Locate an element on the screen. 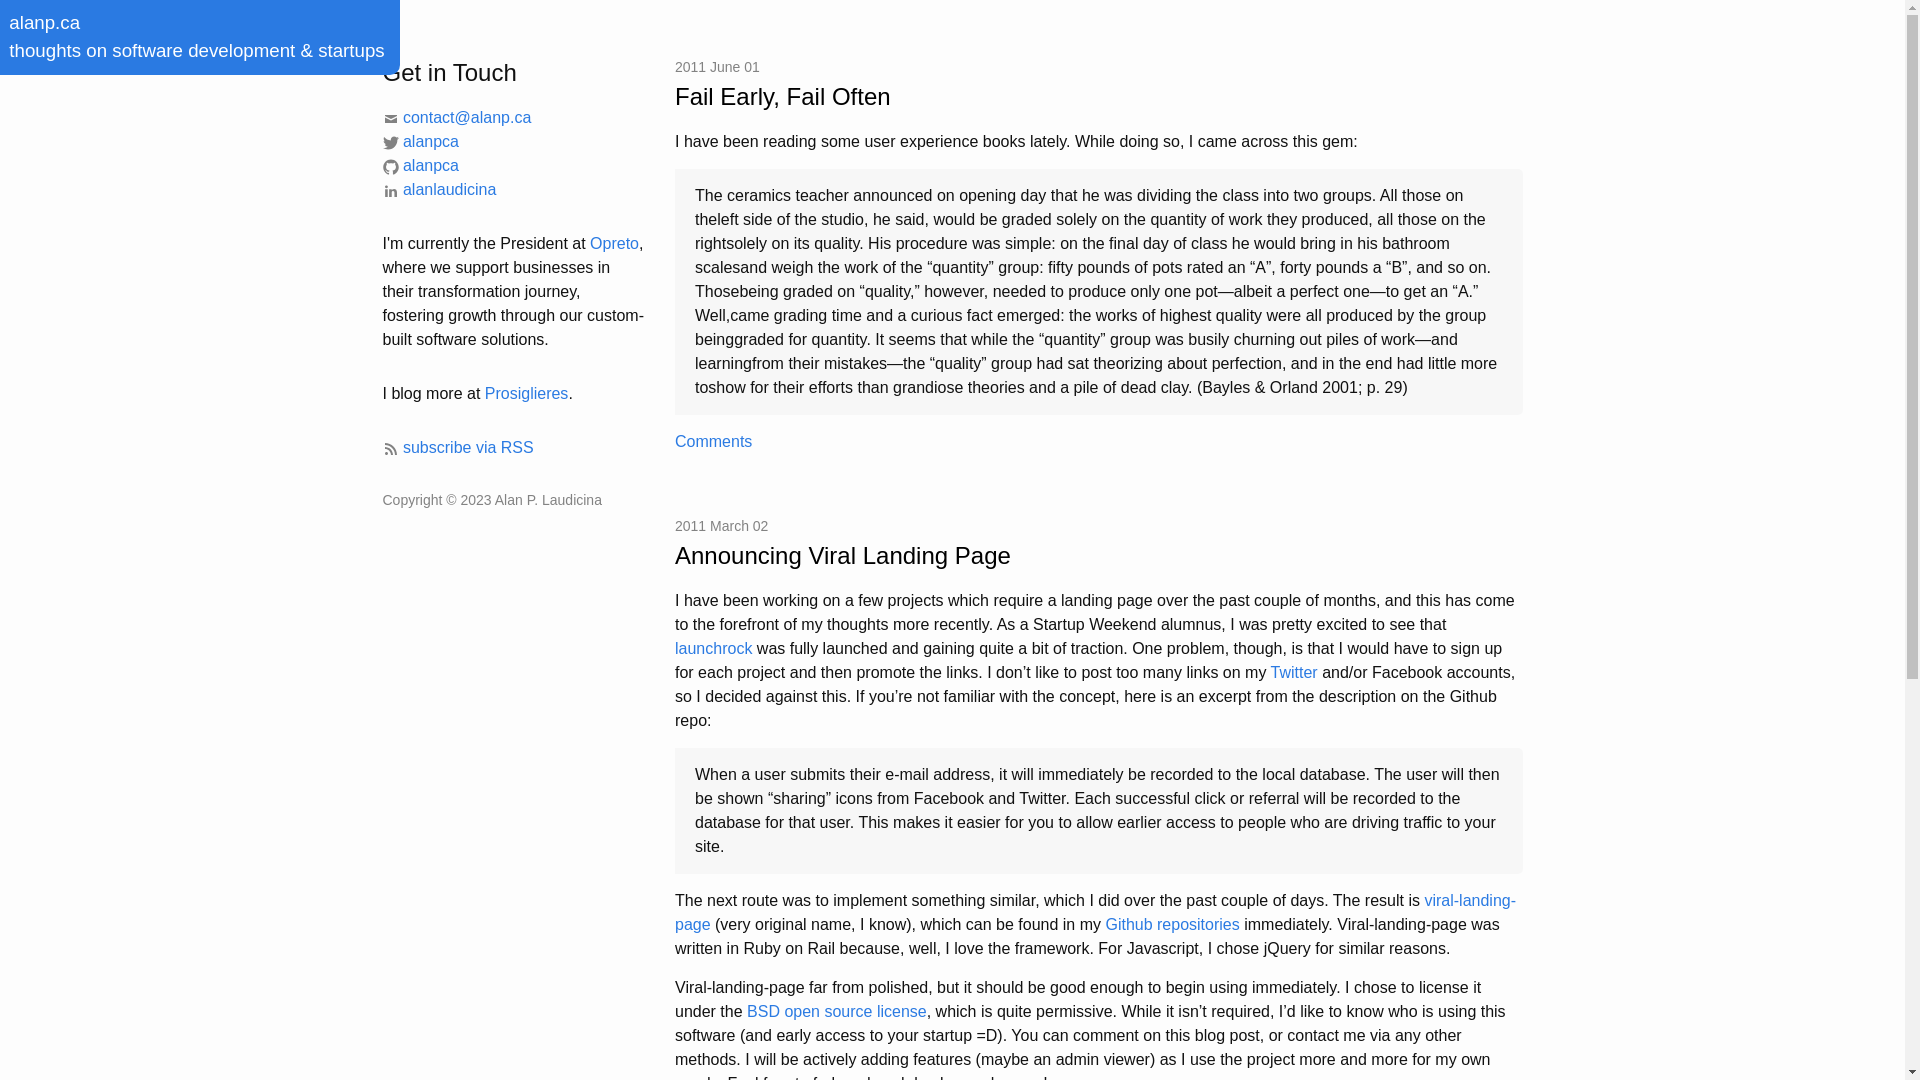 This screenshot has width=1920, height=1080. 'Twitter' is located at coordinates (1294, 672).